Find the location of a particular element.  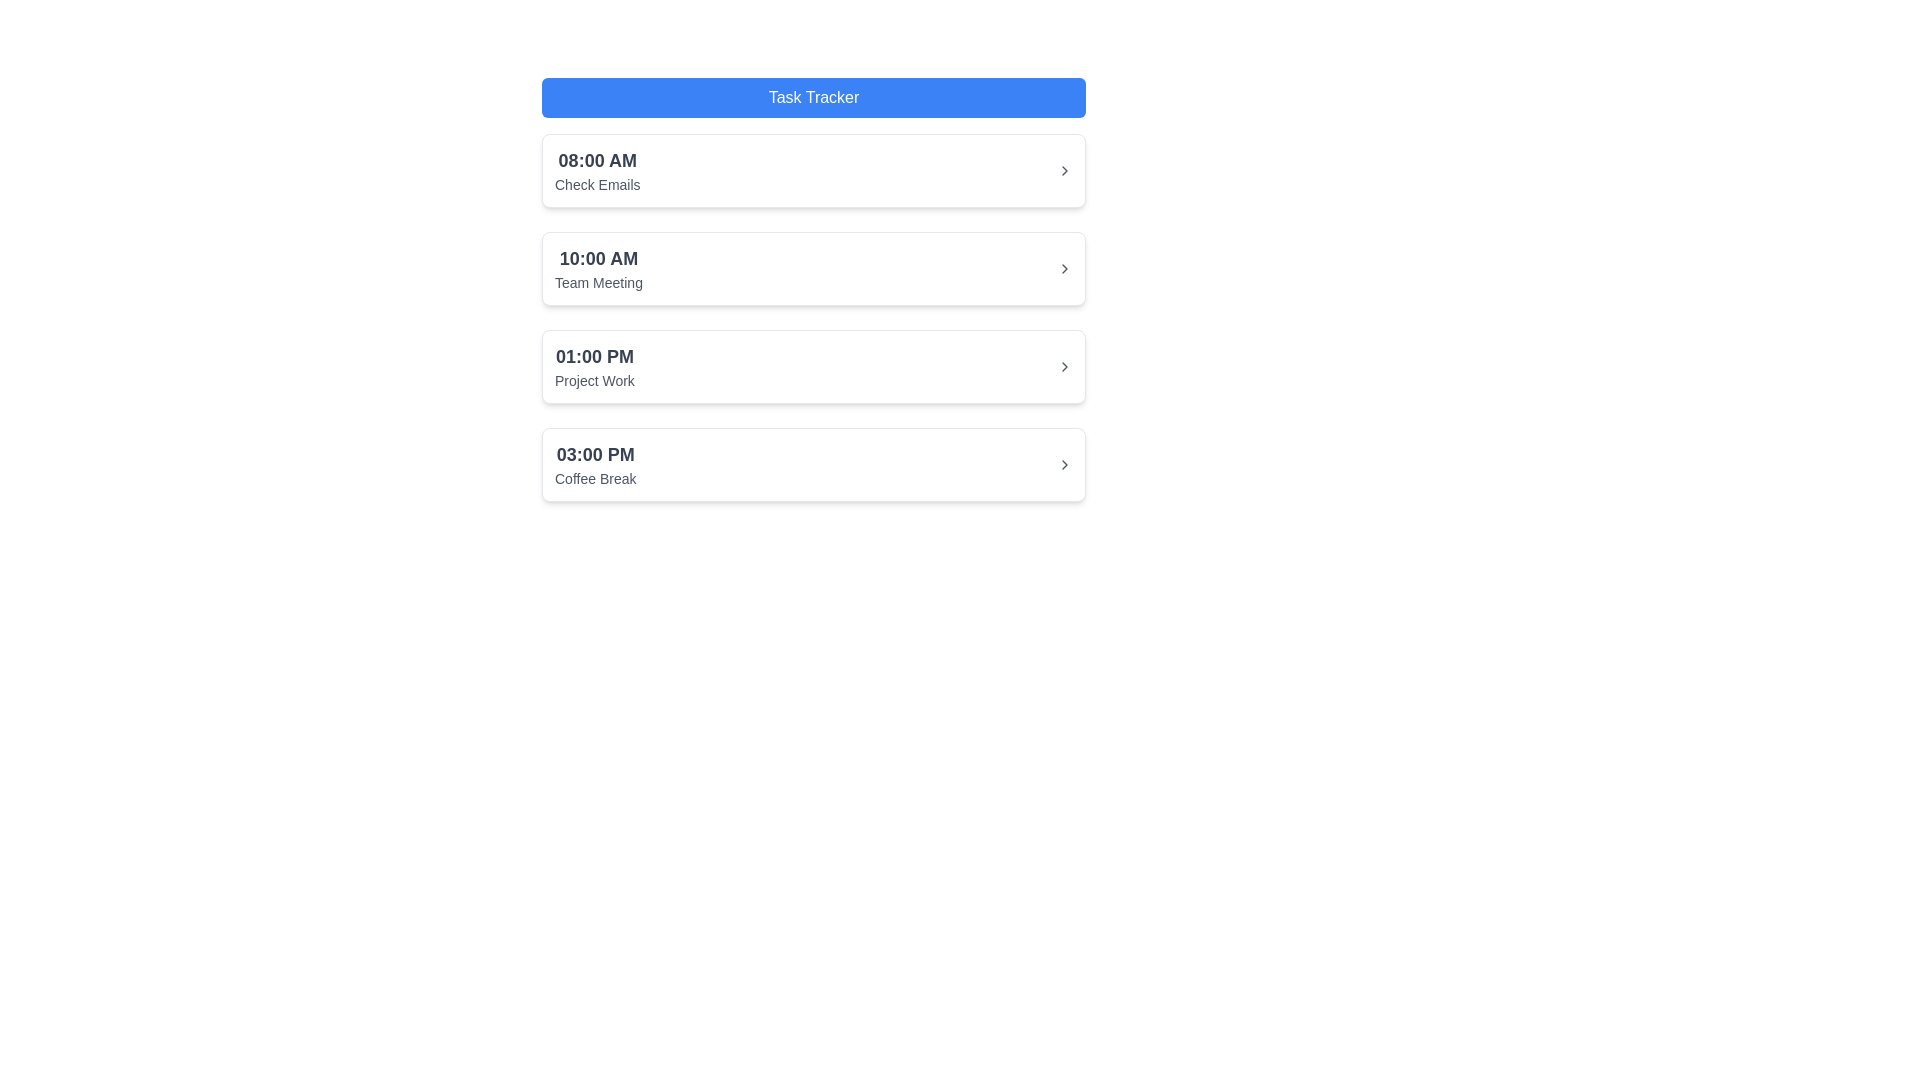

the right-pointing gray chevron icon for the task entry labeled '08:00 AM Check Emails' is located at coordinates (1064, 169).